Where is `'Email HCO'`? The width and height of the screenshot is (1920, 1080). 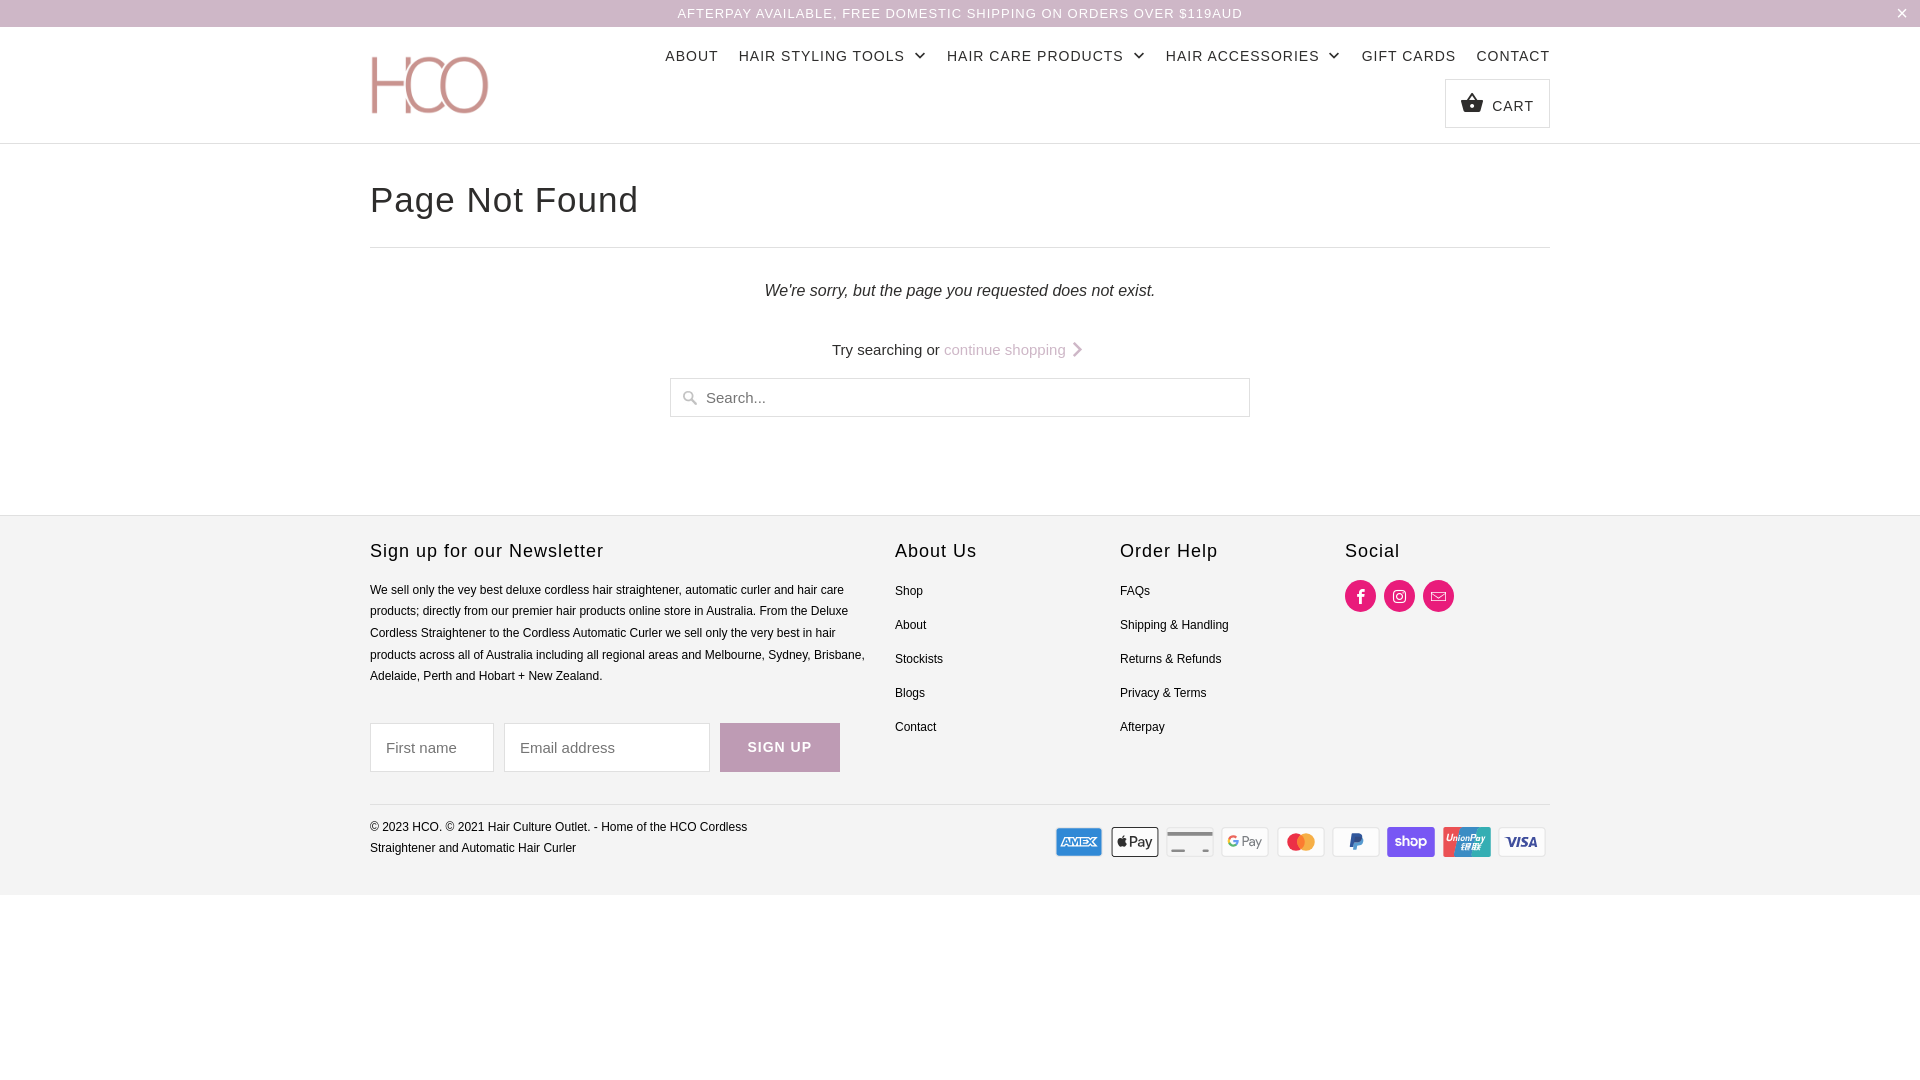
'Email HCO' is located at coordinates (1437, 595).